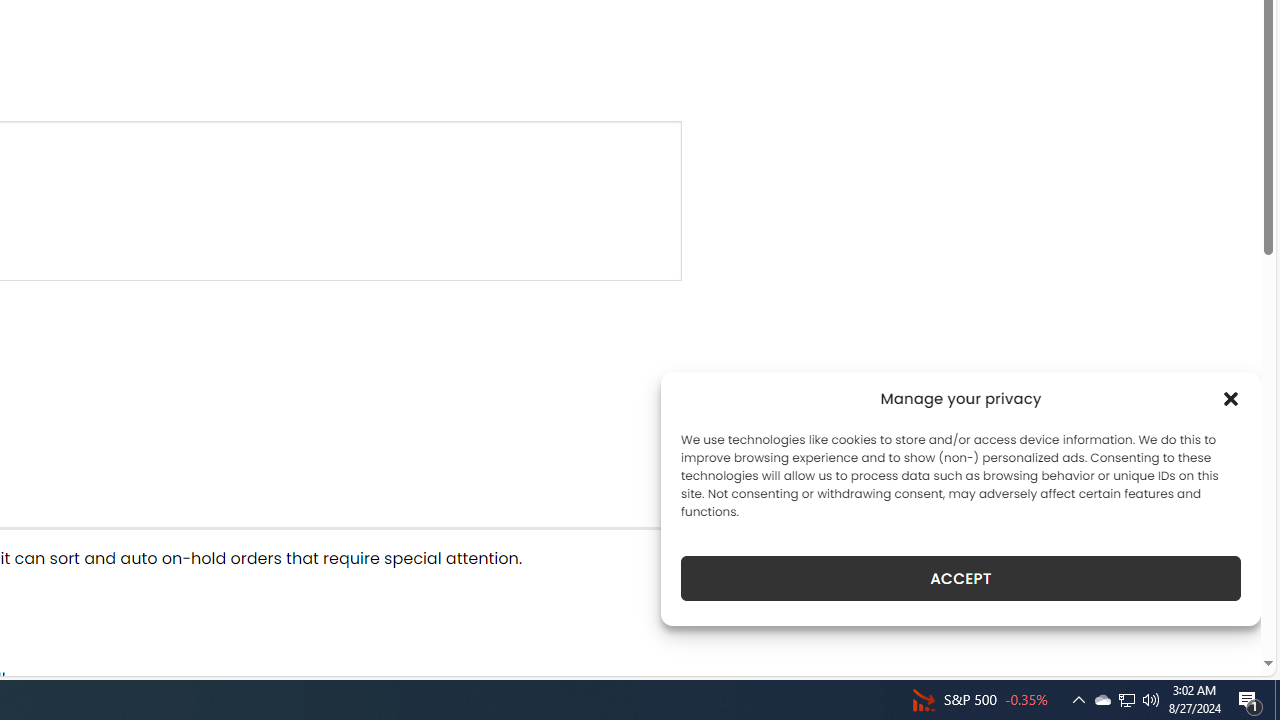 The width and height of the screenshot is (1280, 720). Describe the element at coordinates (1230, 398) in the screenshot. I see `'Class: cmplz-close'` at that location.